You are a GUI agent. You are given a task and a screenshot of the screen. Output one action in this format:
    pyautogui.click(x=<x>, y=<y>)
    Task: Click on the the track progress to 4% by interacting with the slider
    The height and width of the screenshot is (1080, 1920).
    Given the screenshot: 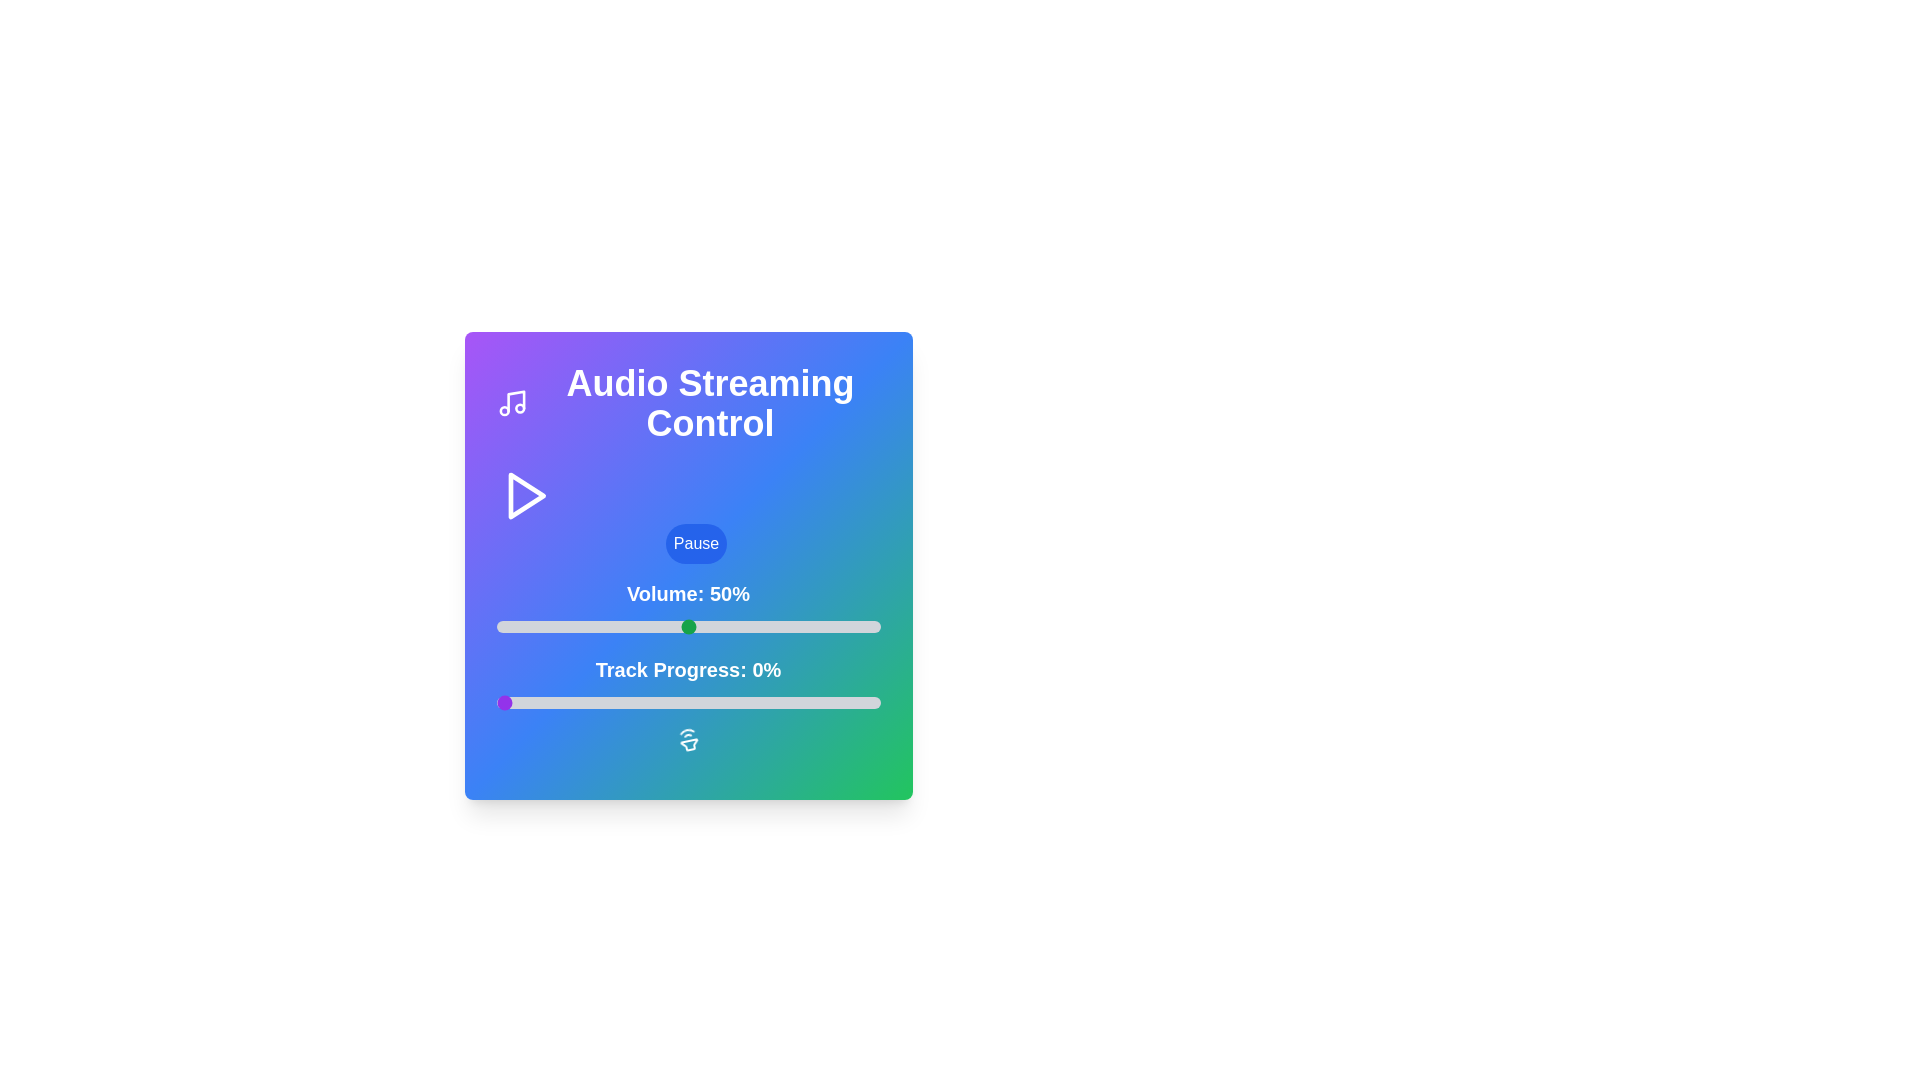 What is the action you would take?
    pyautogui.click(x=511, y=701)
    